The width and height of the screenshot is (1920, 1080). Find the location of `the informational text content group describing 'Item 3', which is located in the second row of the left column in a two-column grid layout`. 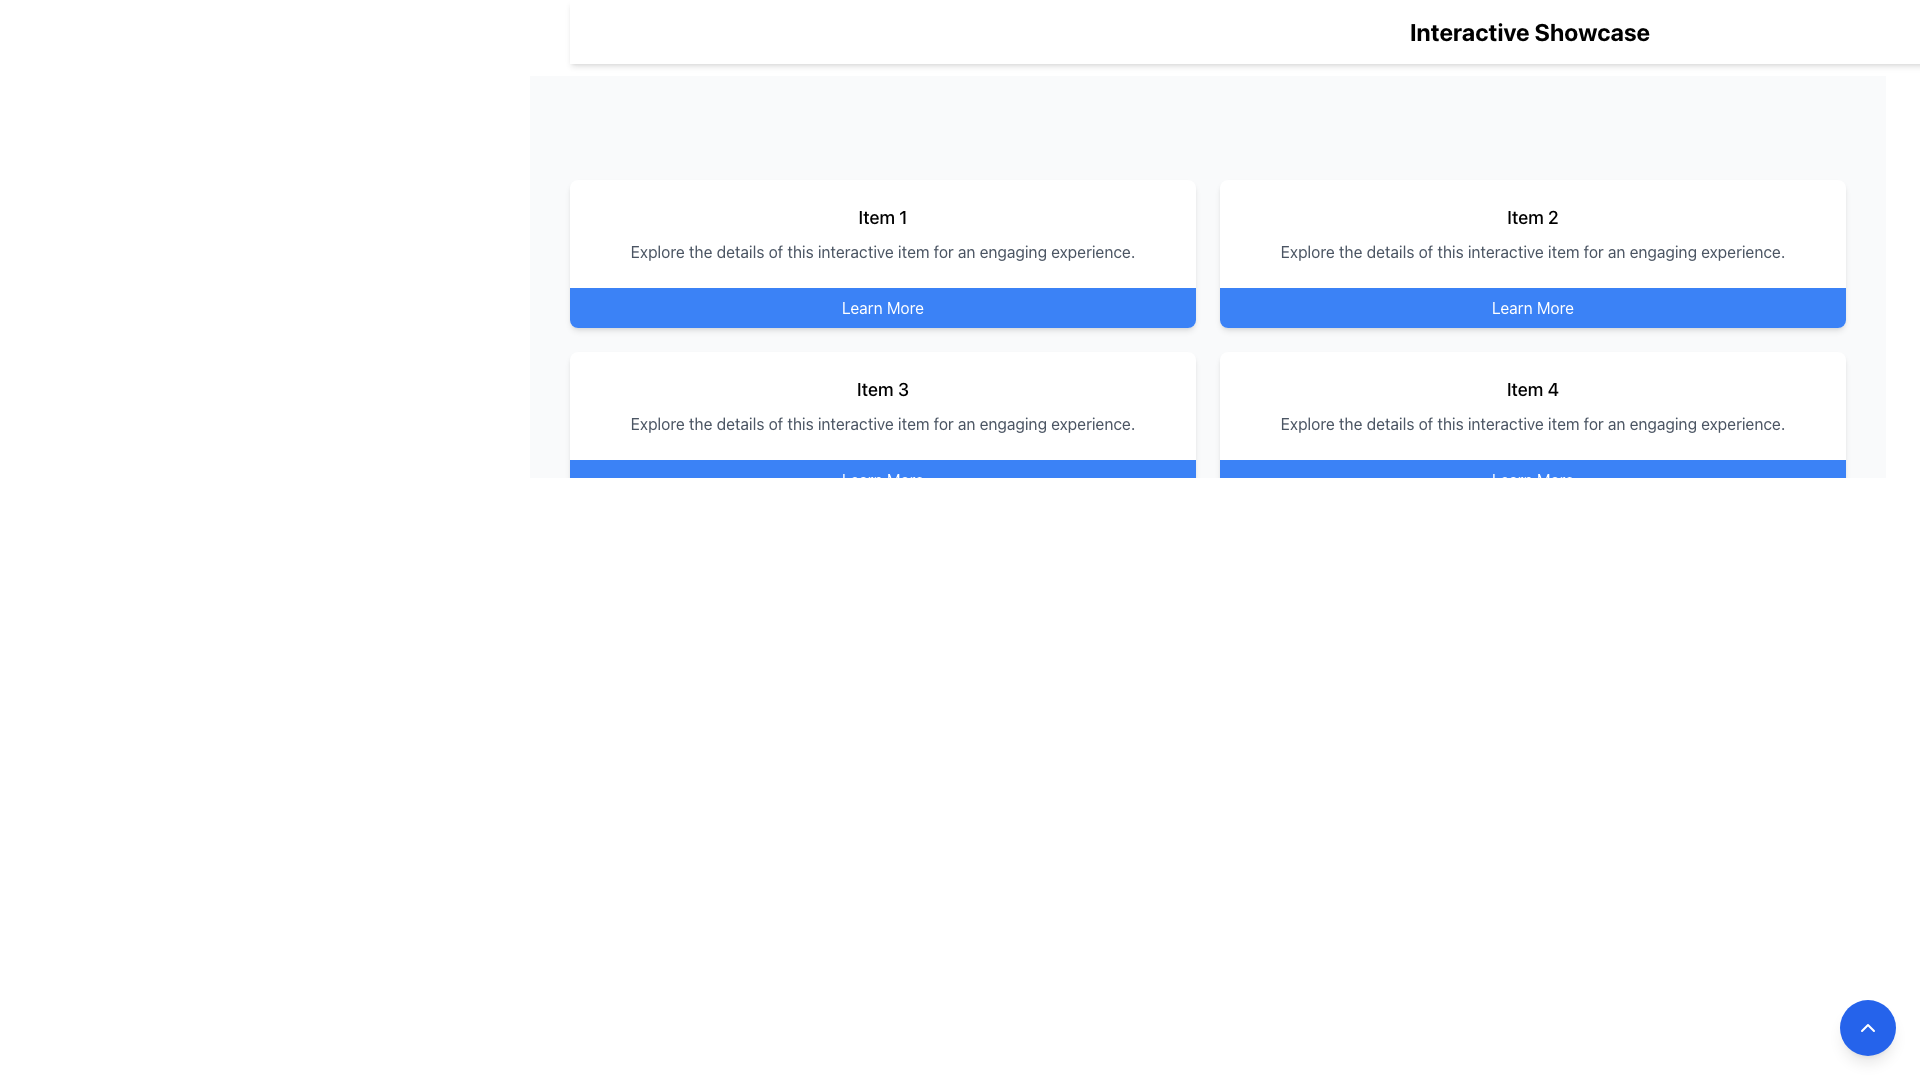

the informational text content group describing 'Item 3', which is located in the second row of the left column in a two-column grid layout is located at coordinates (882, 405).